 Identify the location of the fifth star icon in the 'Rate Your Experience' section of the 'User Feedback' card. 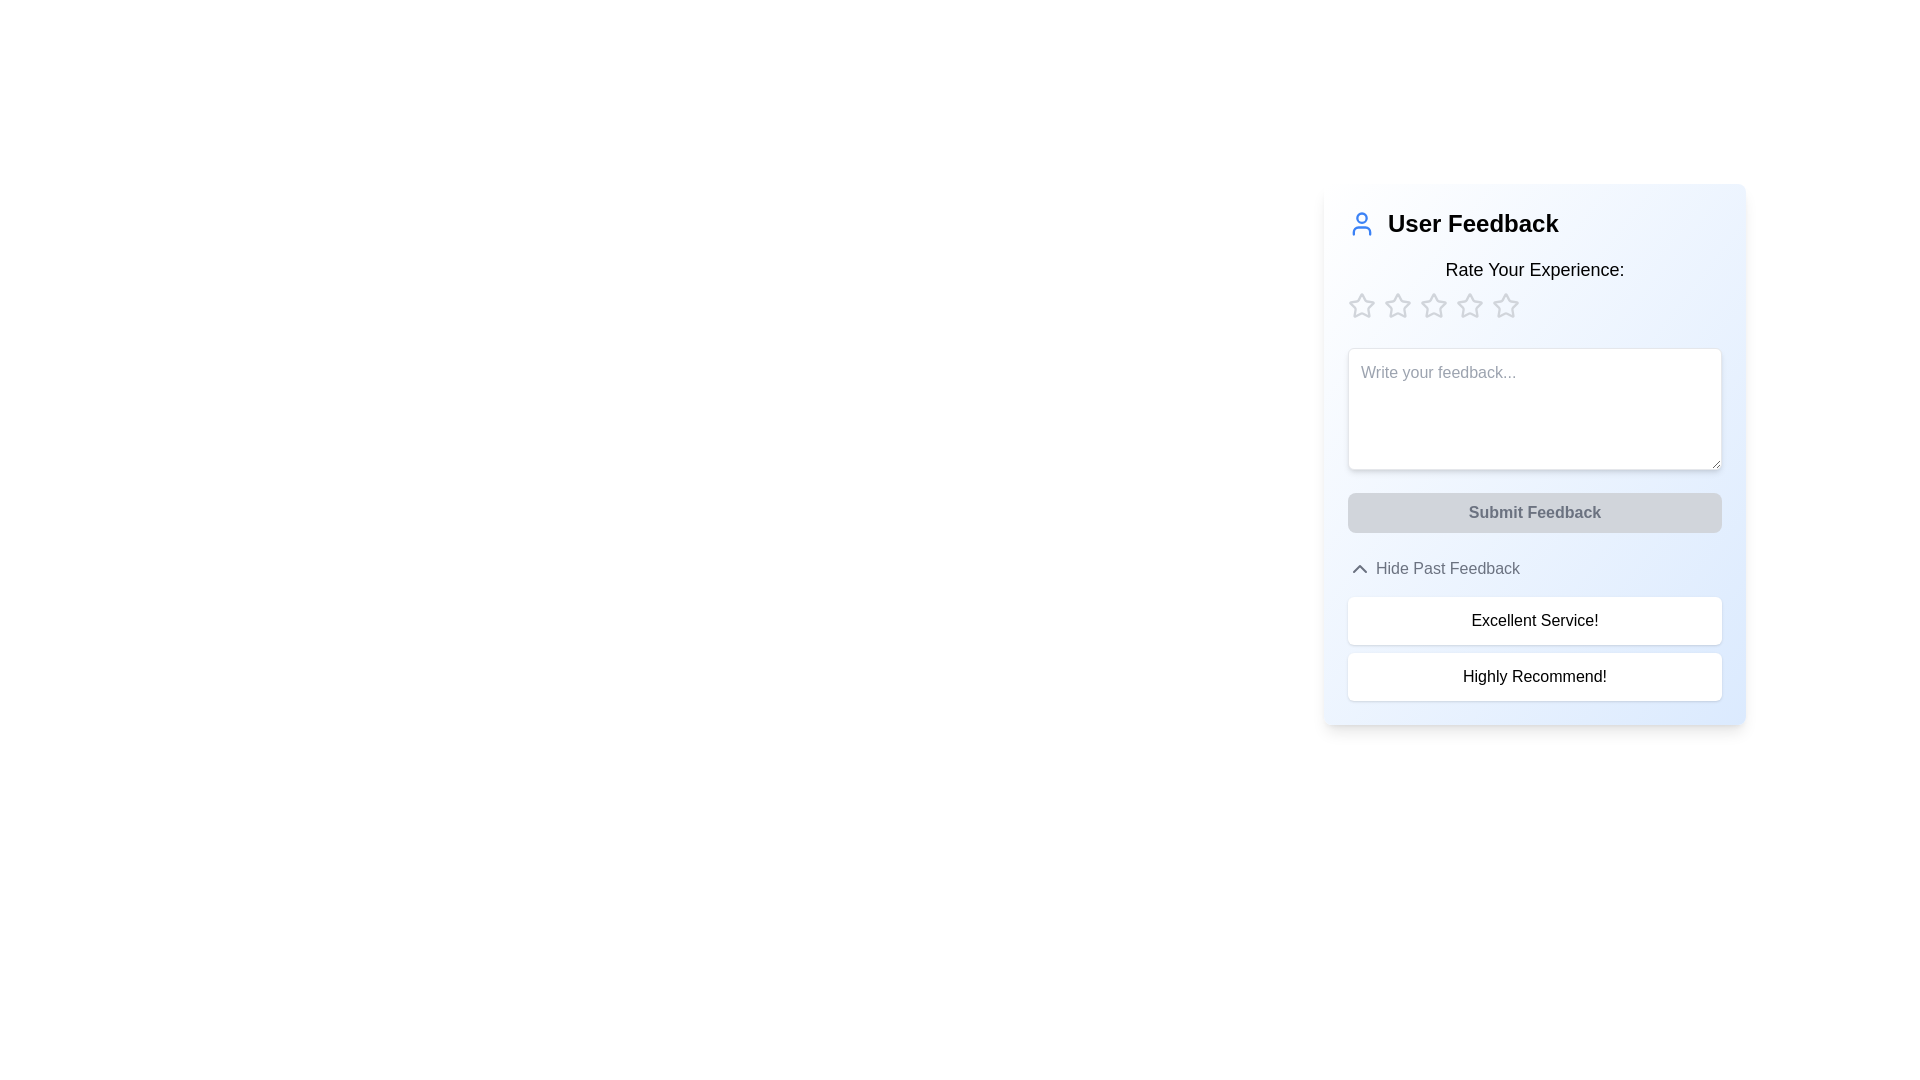
(1433, 305).